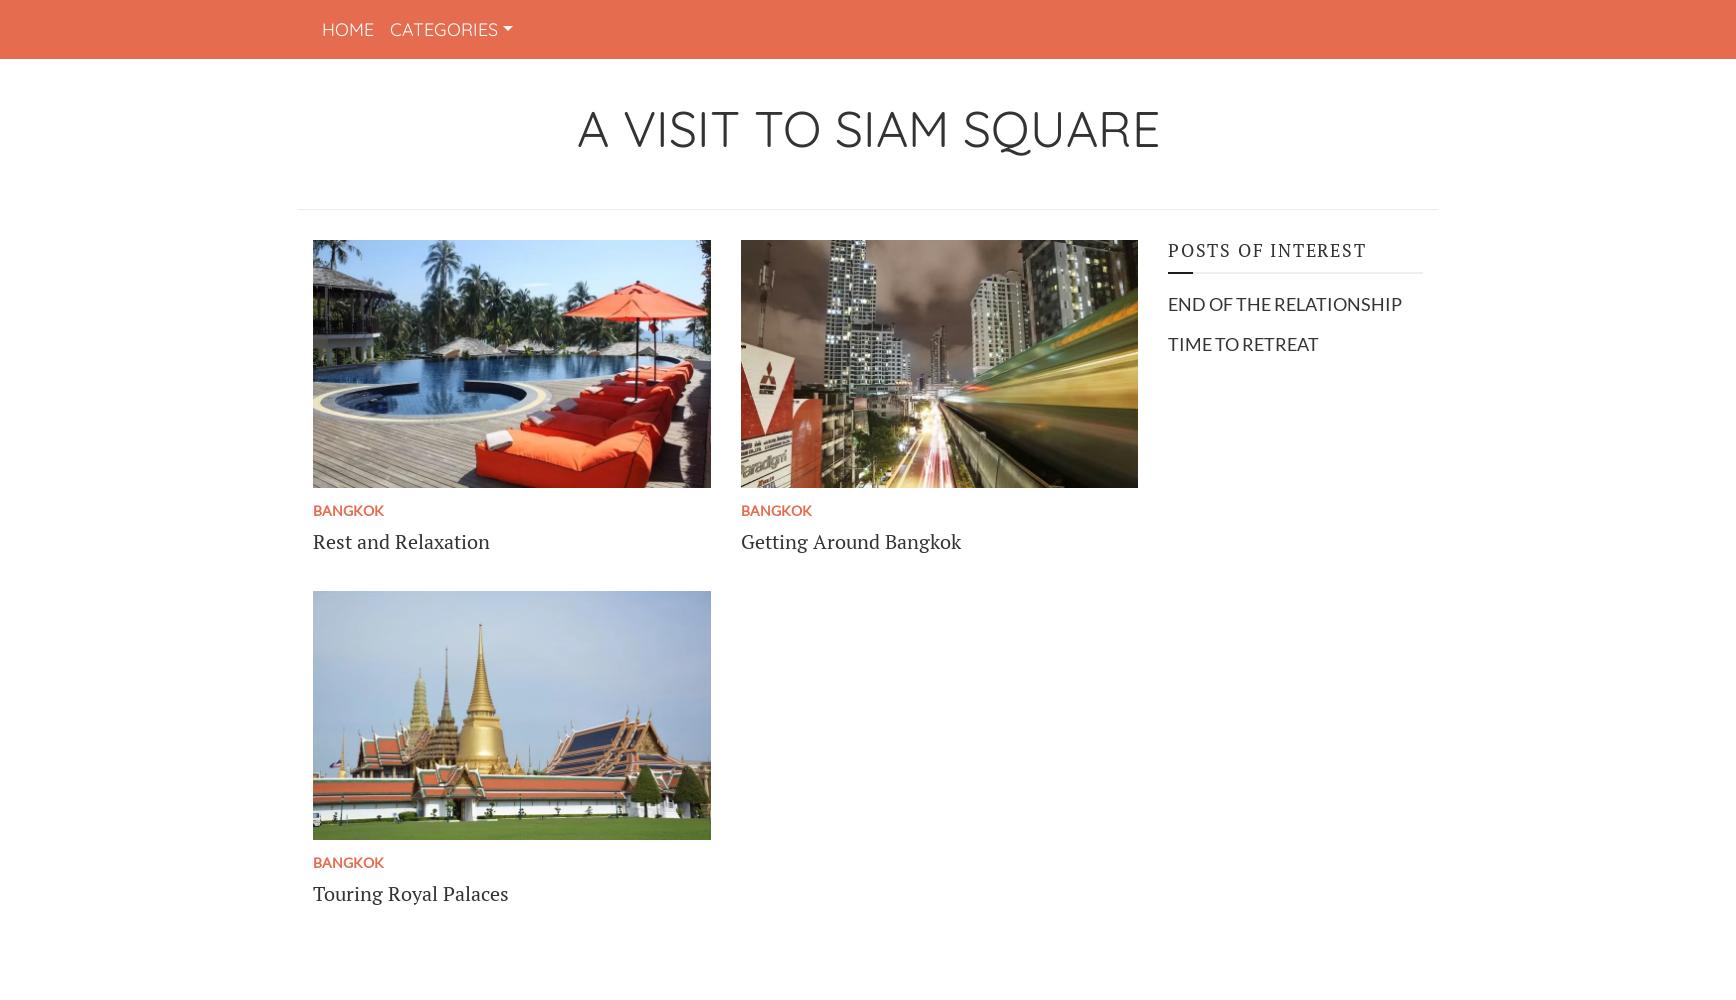 The image size is (1736, 1000). I want to click on 'Rest and Relaxation', so click(313, 541).